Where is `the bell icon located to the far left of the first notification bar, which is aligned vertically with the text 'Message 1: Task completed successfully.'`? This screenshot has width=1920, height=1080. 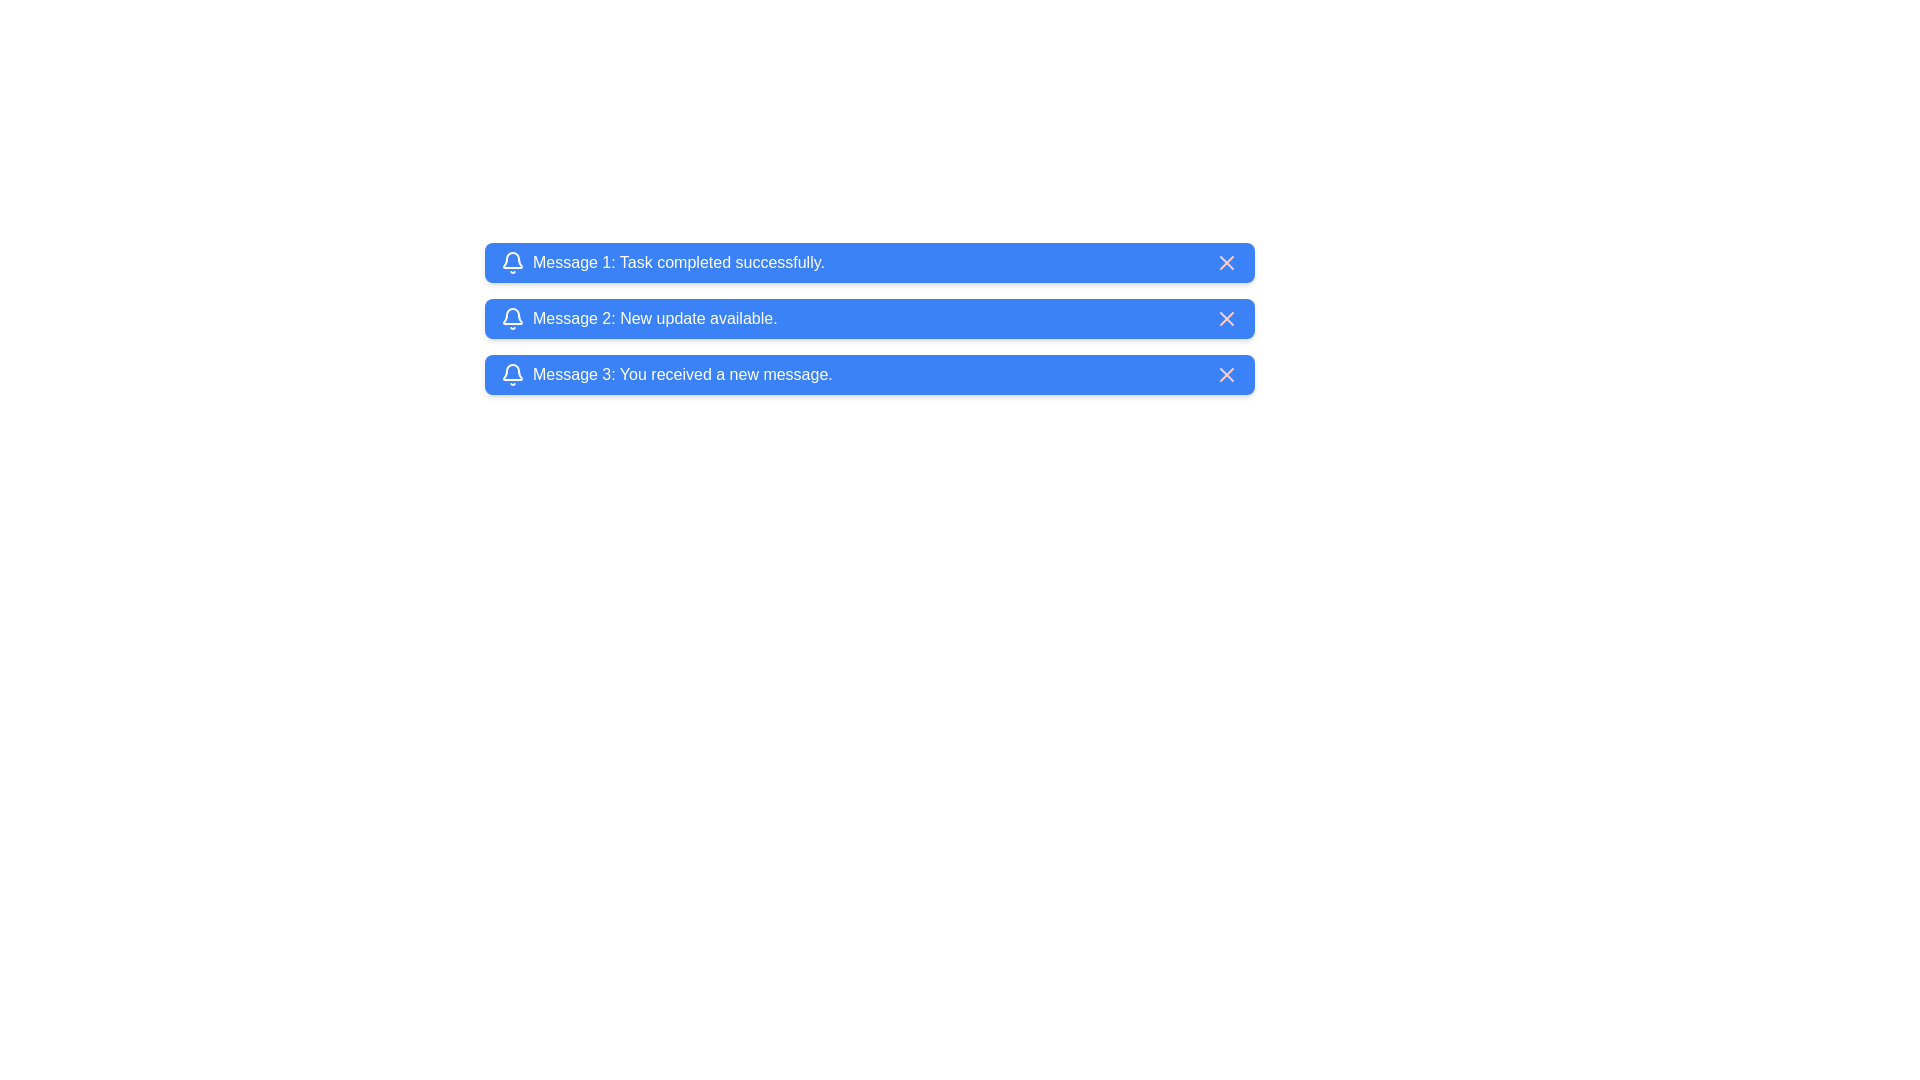
the bell icon located to the far left of the first notification bar, which is aligned vertically with the text 'Message 1: Task completed successfully.' is located at coordinates (513, 261).